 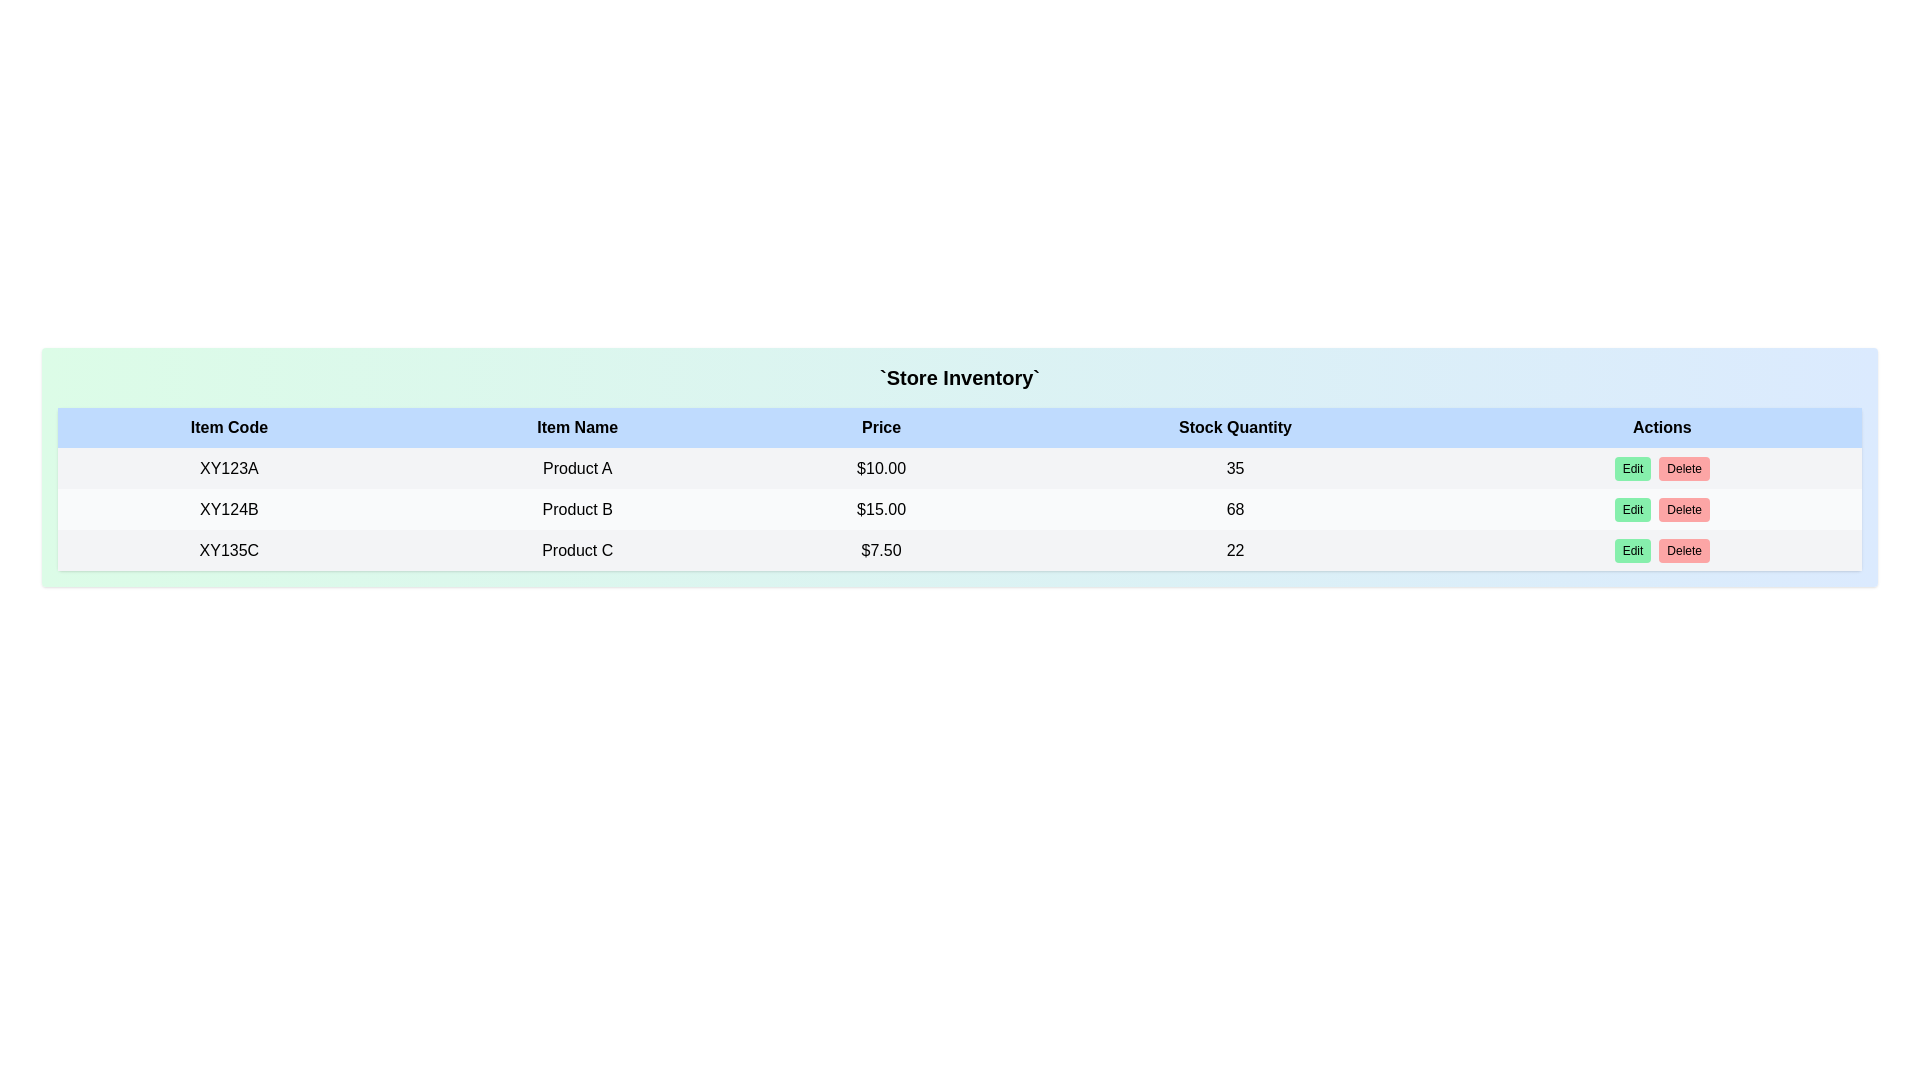 I want to click on price text '$10.00' displayed in bold, sans-serif font in the 'Price' column of the 'Store Inventory' table, so click(x=880, y=468).